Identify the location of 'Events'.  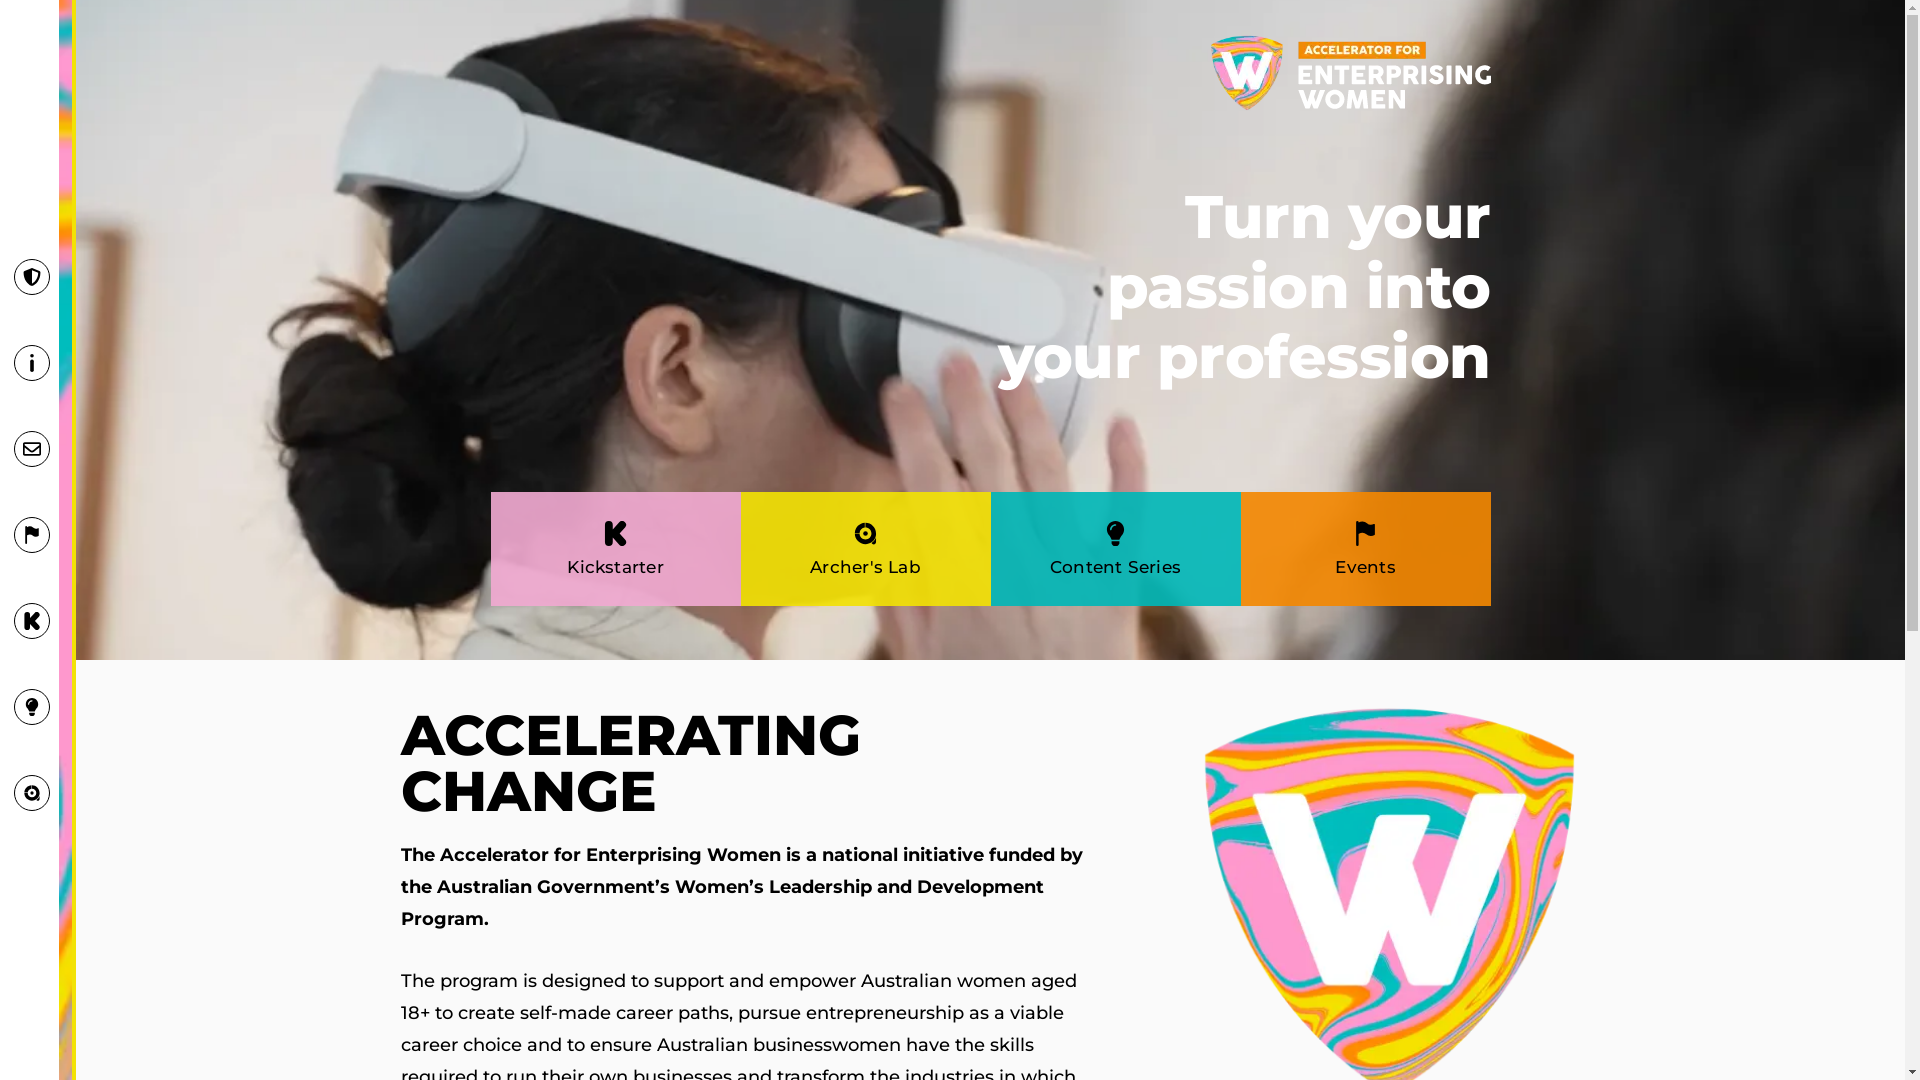
(1363, 567).